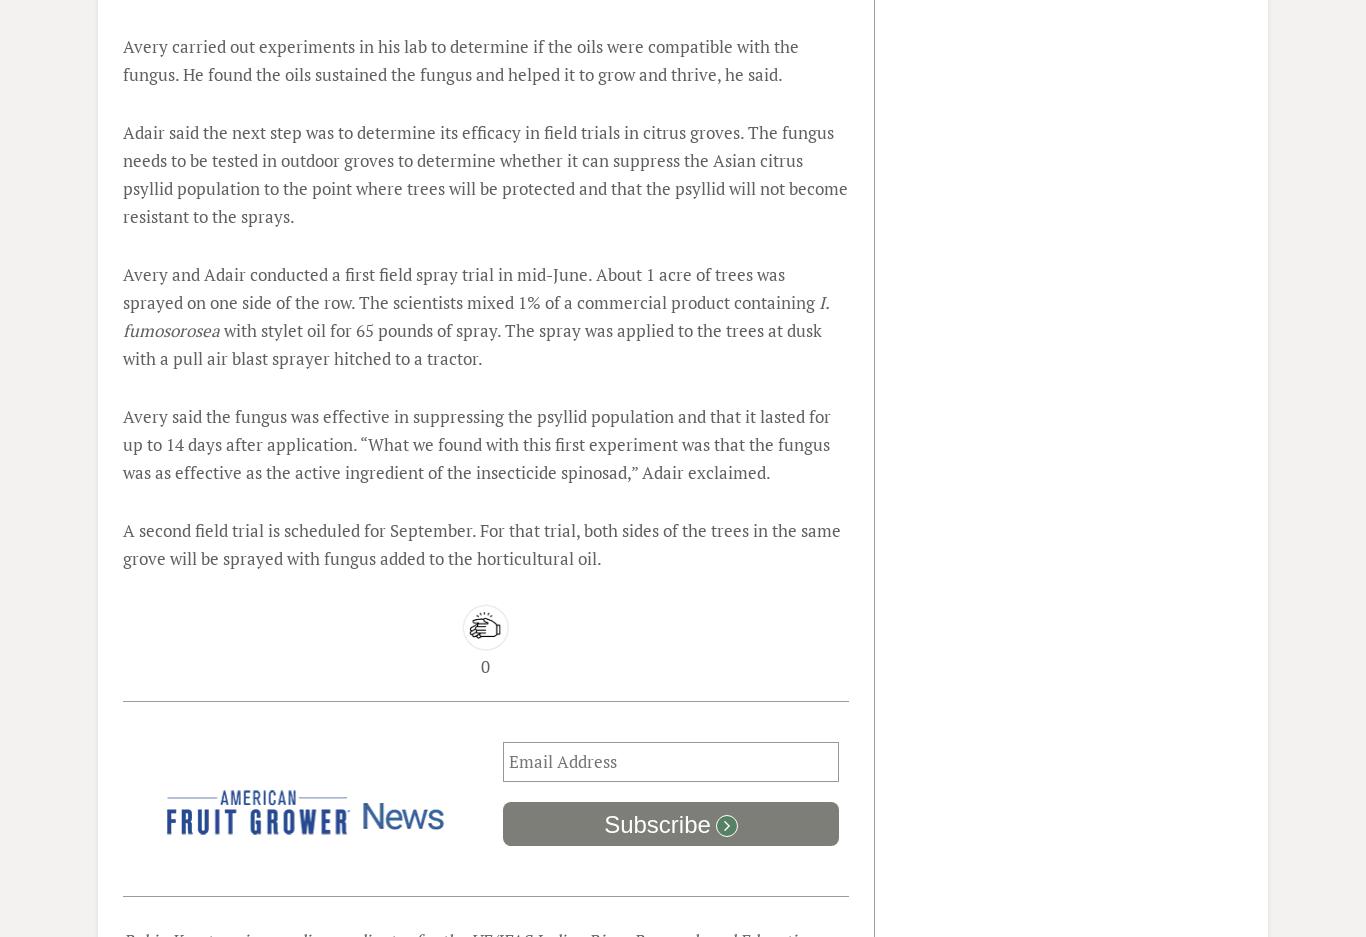  Describe the element at coordinates (485, 665) in the screenshot. I see `'0'` at that location.